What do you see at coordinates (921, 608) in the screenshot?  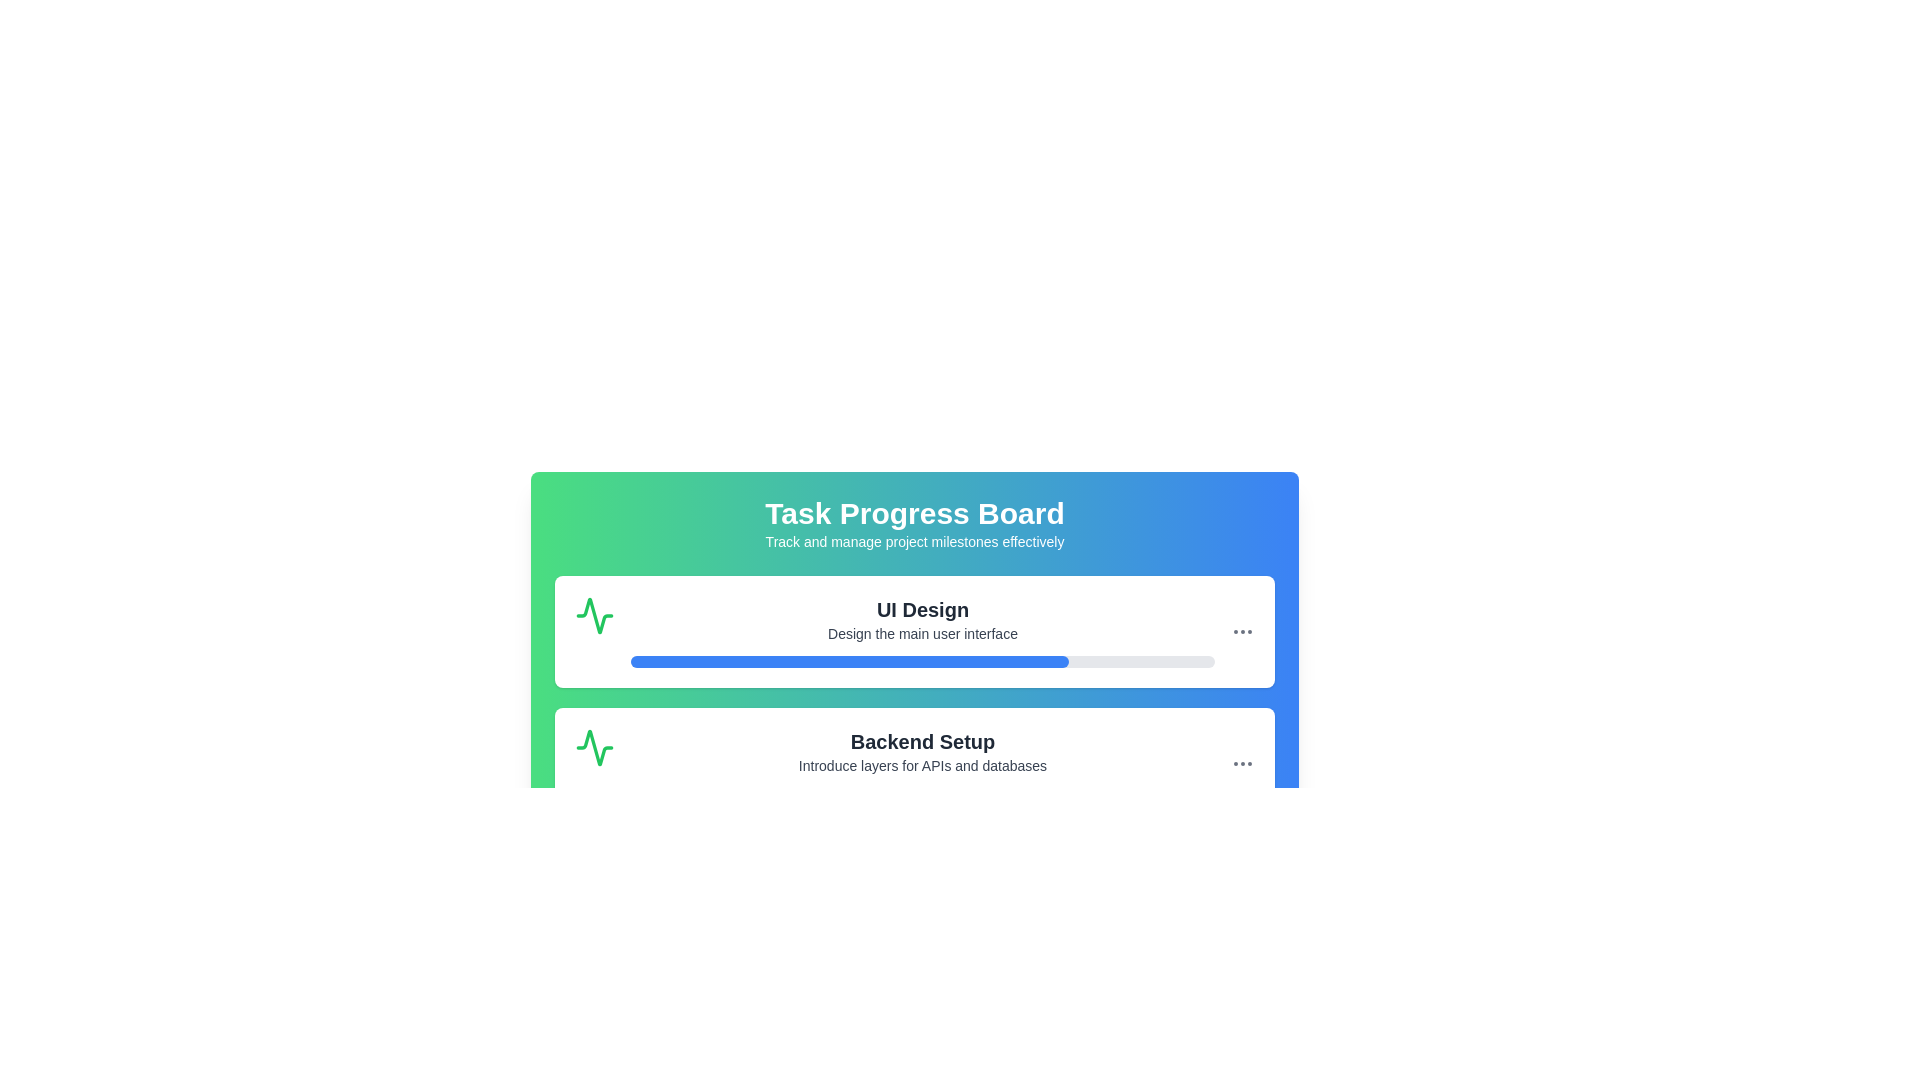 I see `text label located at the top of the task card, which serves as the title for the section it represents` at bounding box center [921, 608].